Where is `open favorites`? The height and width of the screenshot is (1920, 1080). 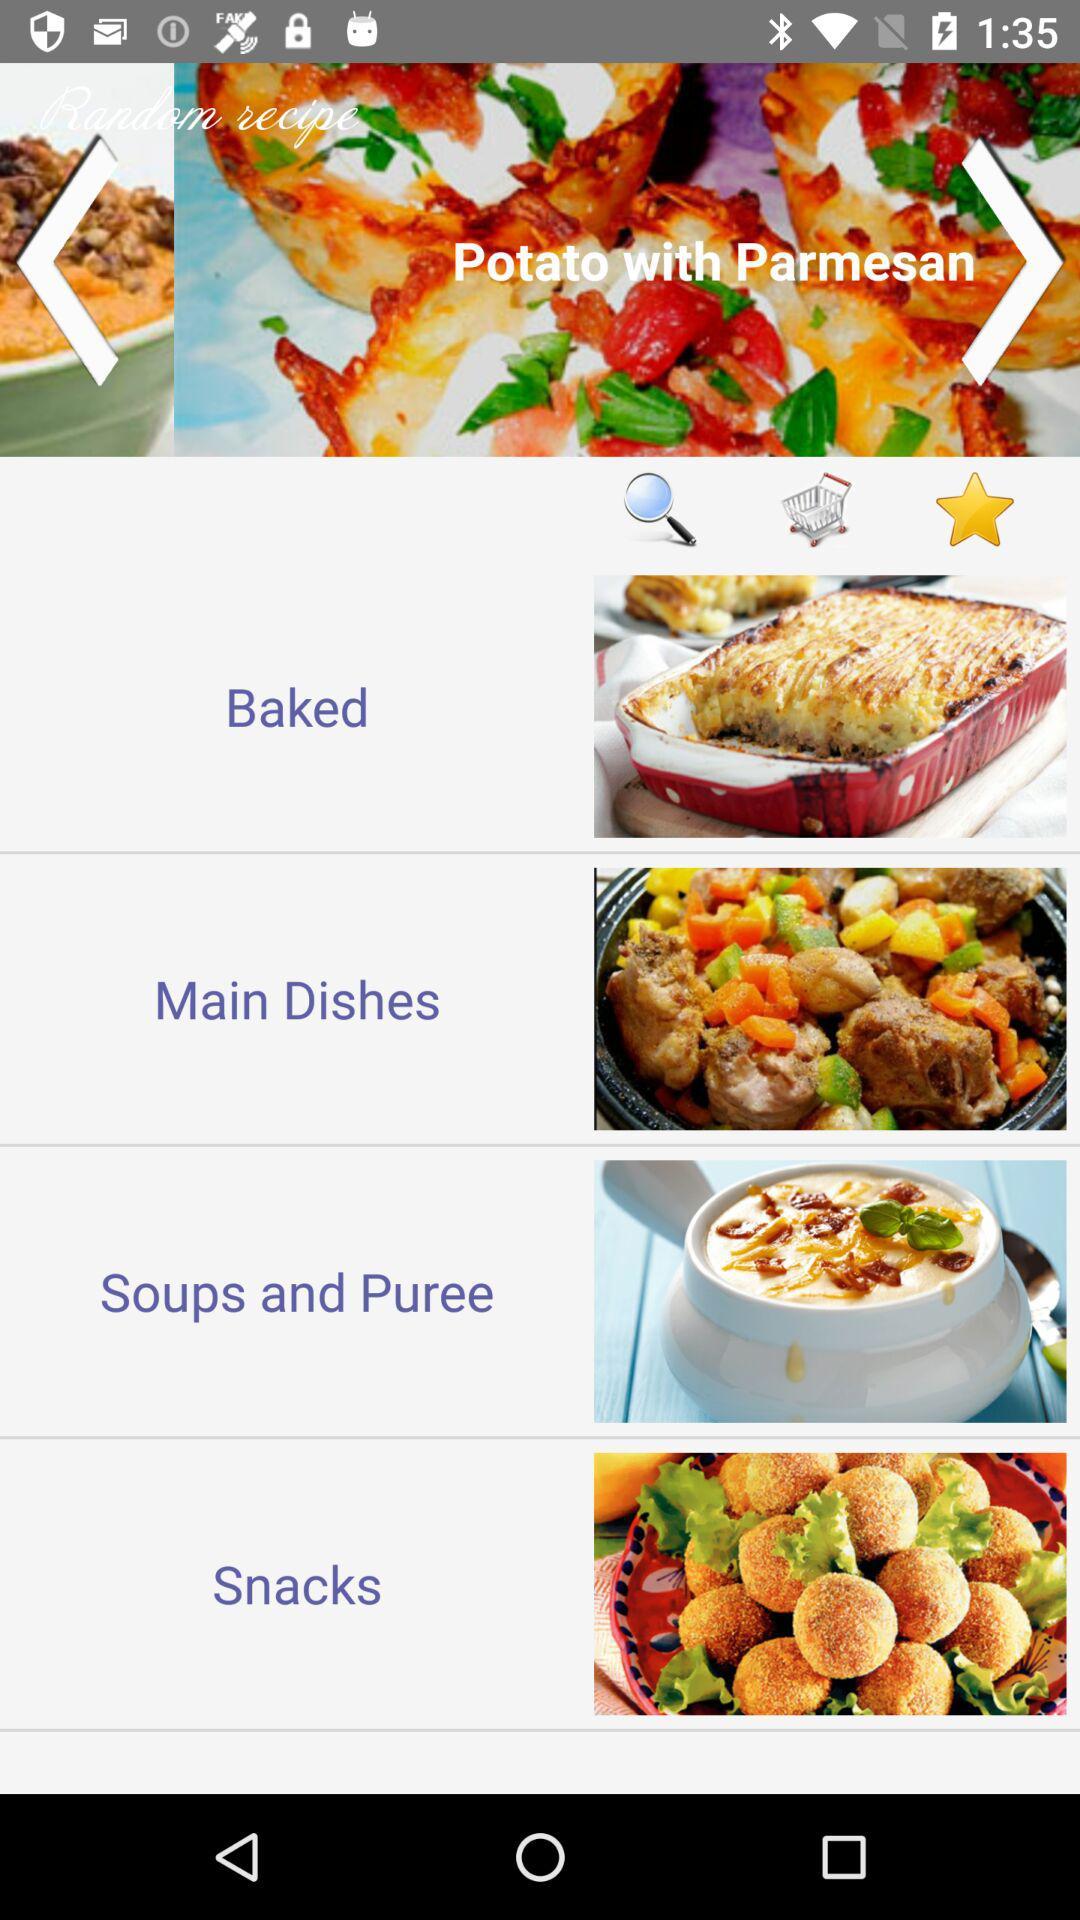
open favorites is located at coordinates (974, 509).